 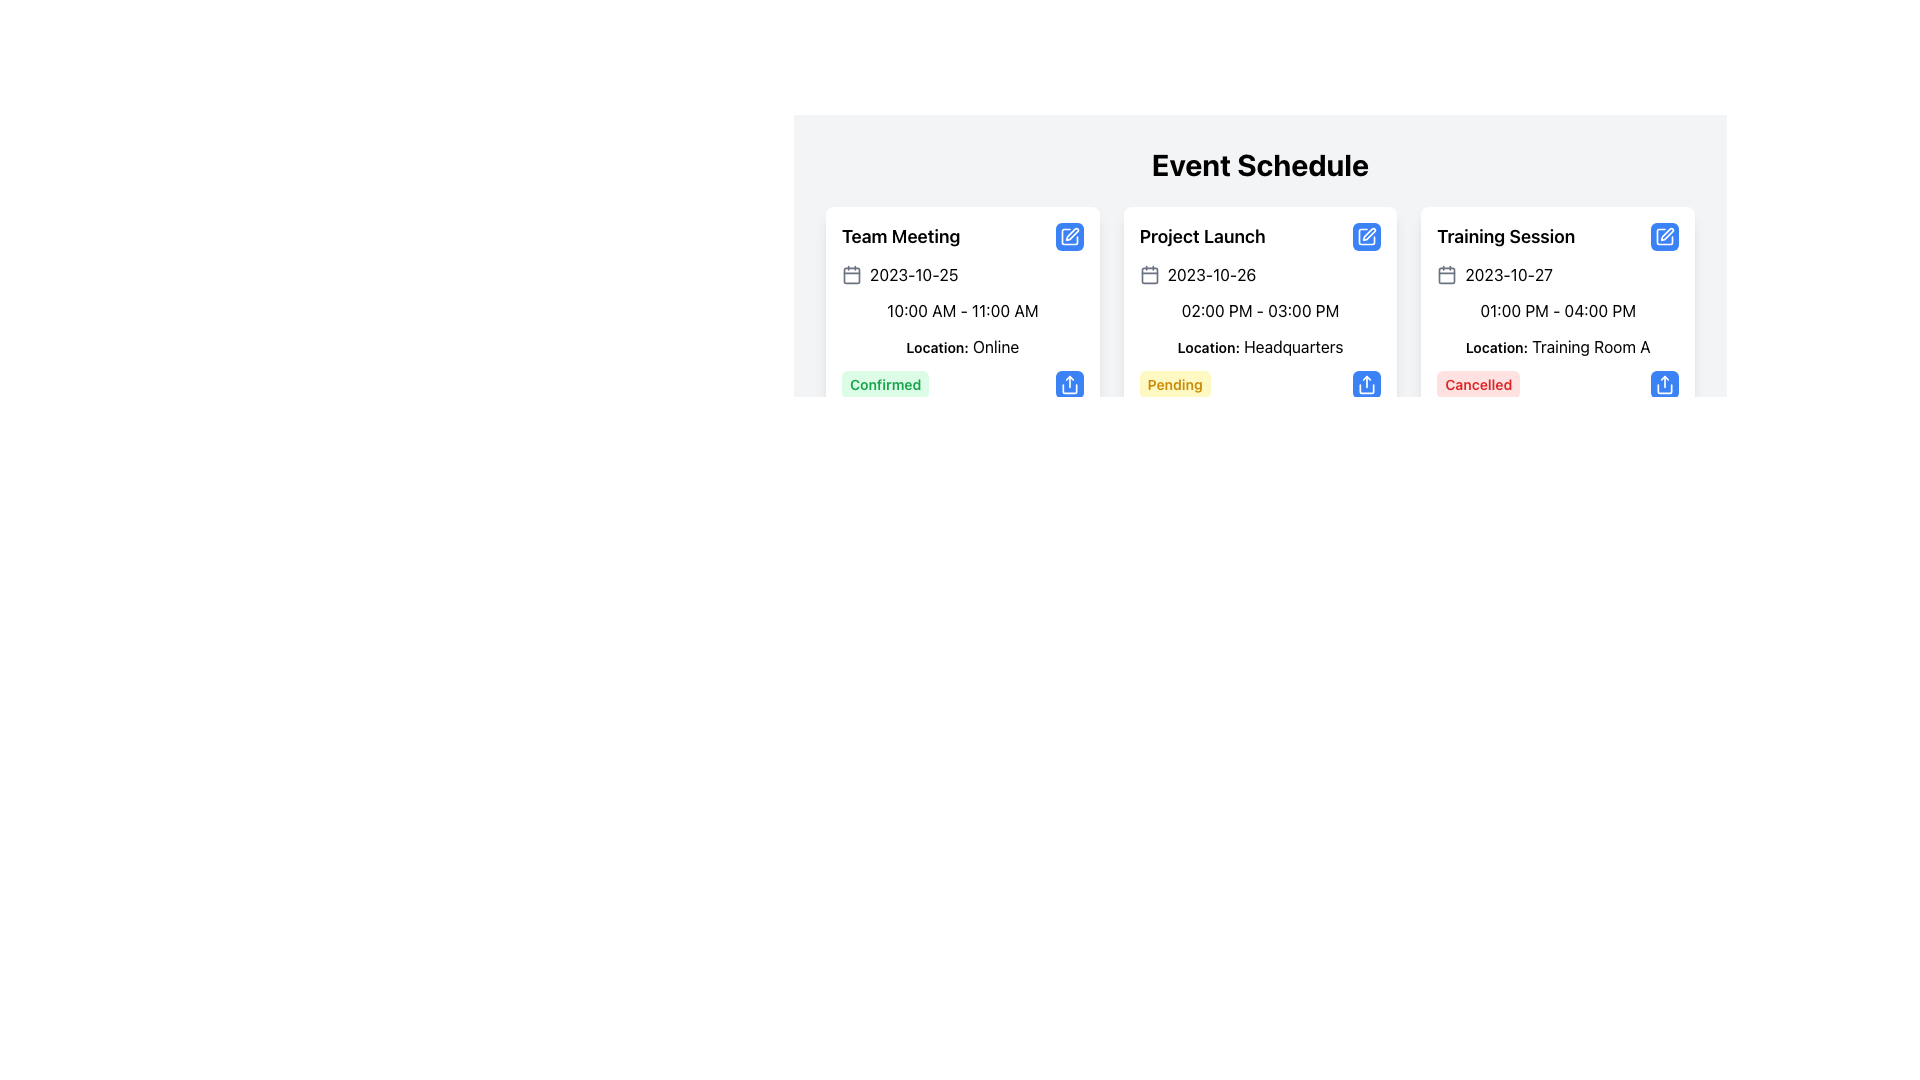 I want to click on the text label indicating the location 'Headquarters' within the 'Project Launch' card, which is positioned below the time range '02:00 PM - 03:00 PM', so click(x=1259, y=346).